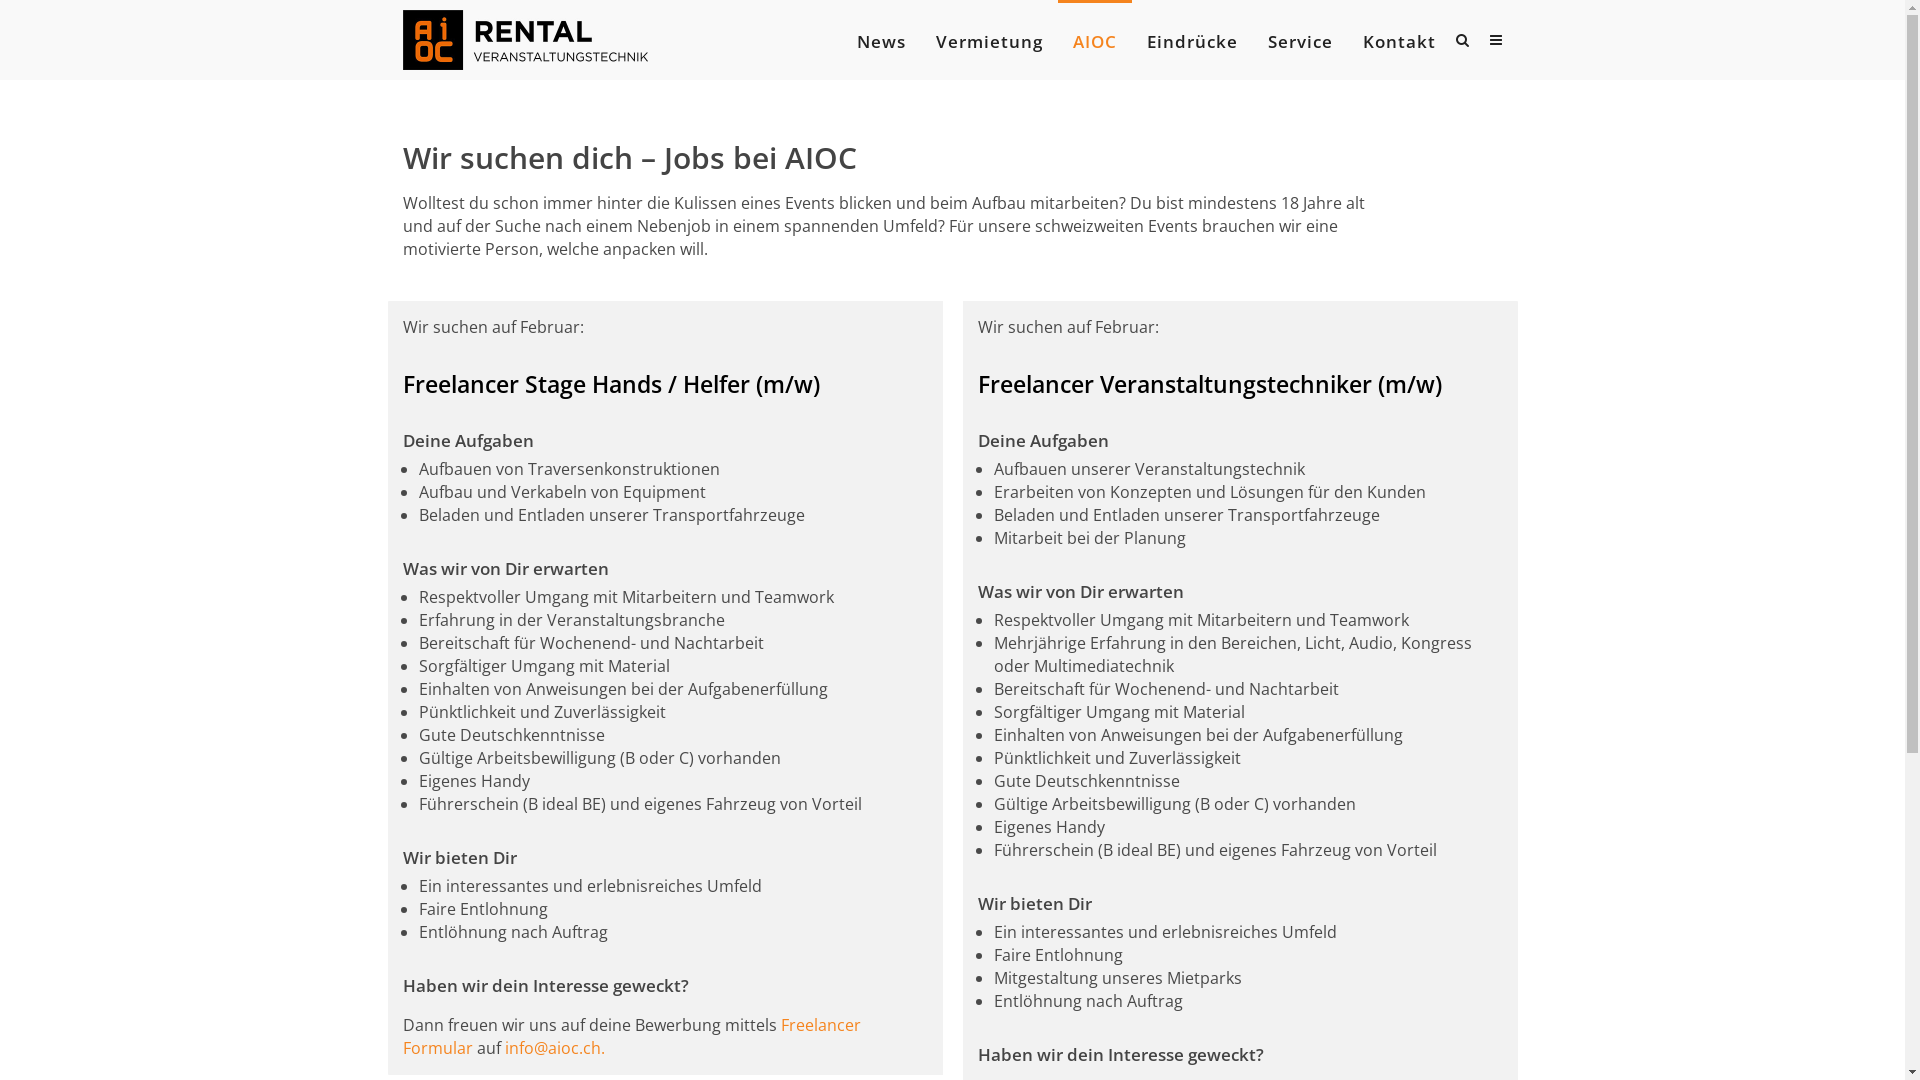 This screenshot has height=1080, width=1920. I want to click on 'AIOC', so click(1070, 42).